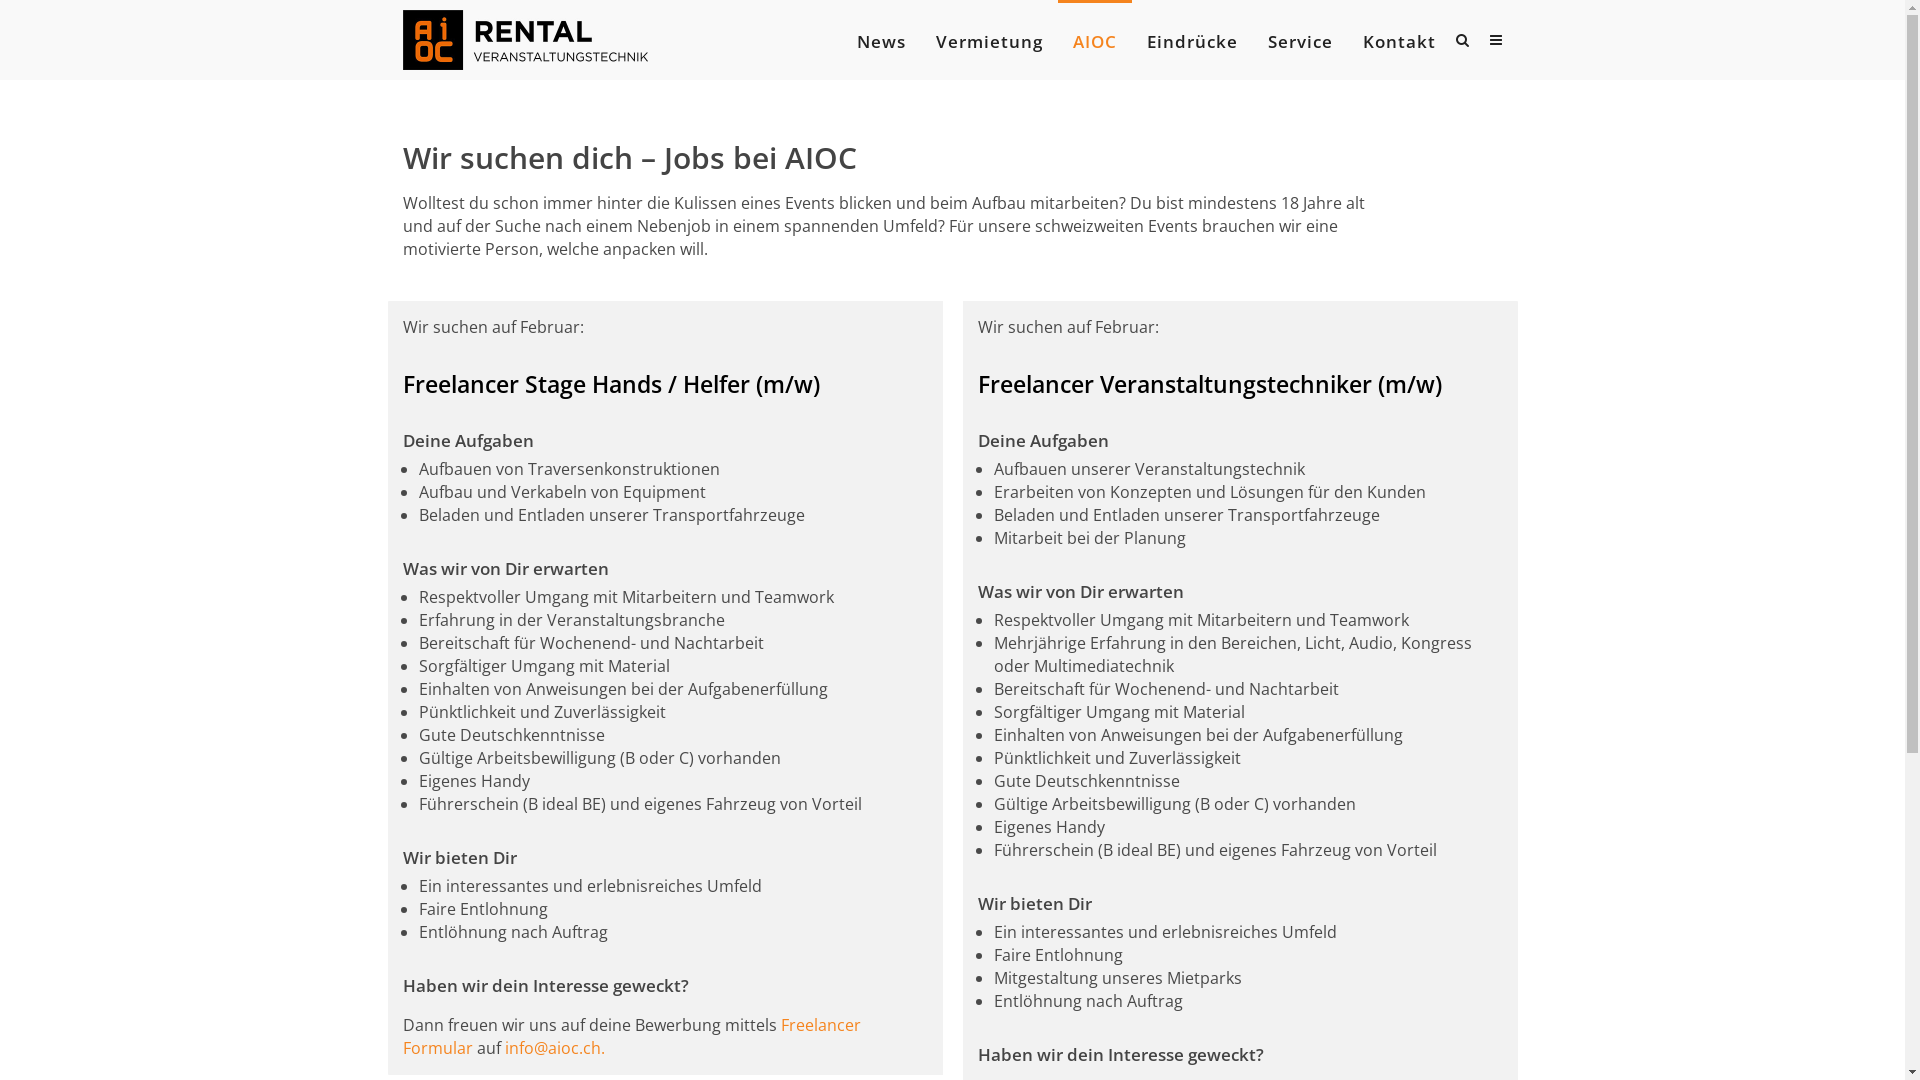 This screenshot has height=1080, width=1920. I want to click on 'AIOC', so click(1070, 42).